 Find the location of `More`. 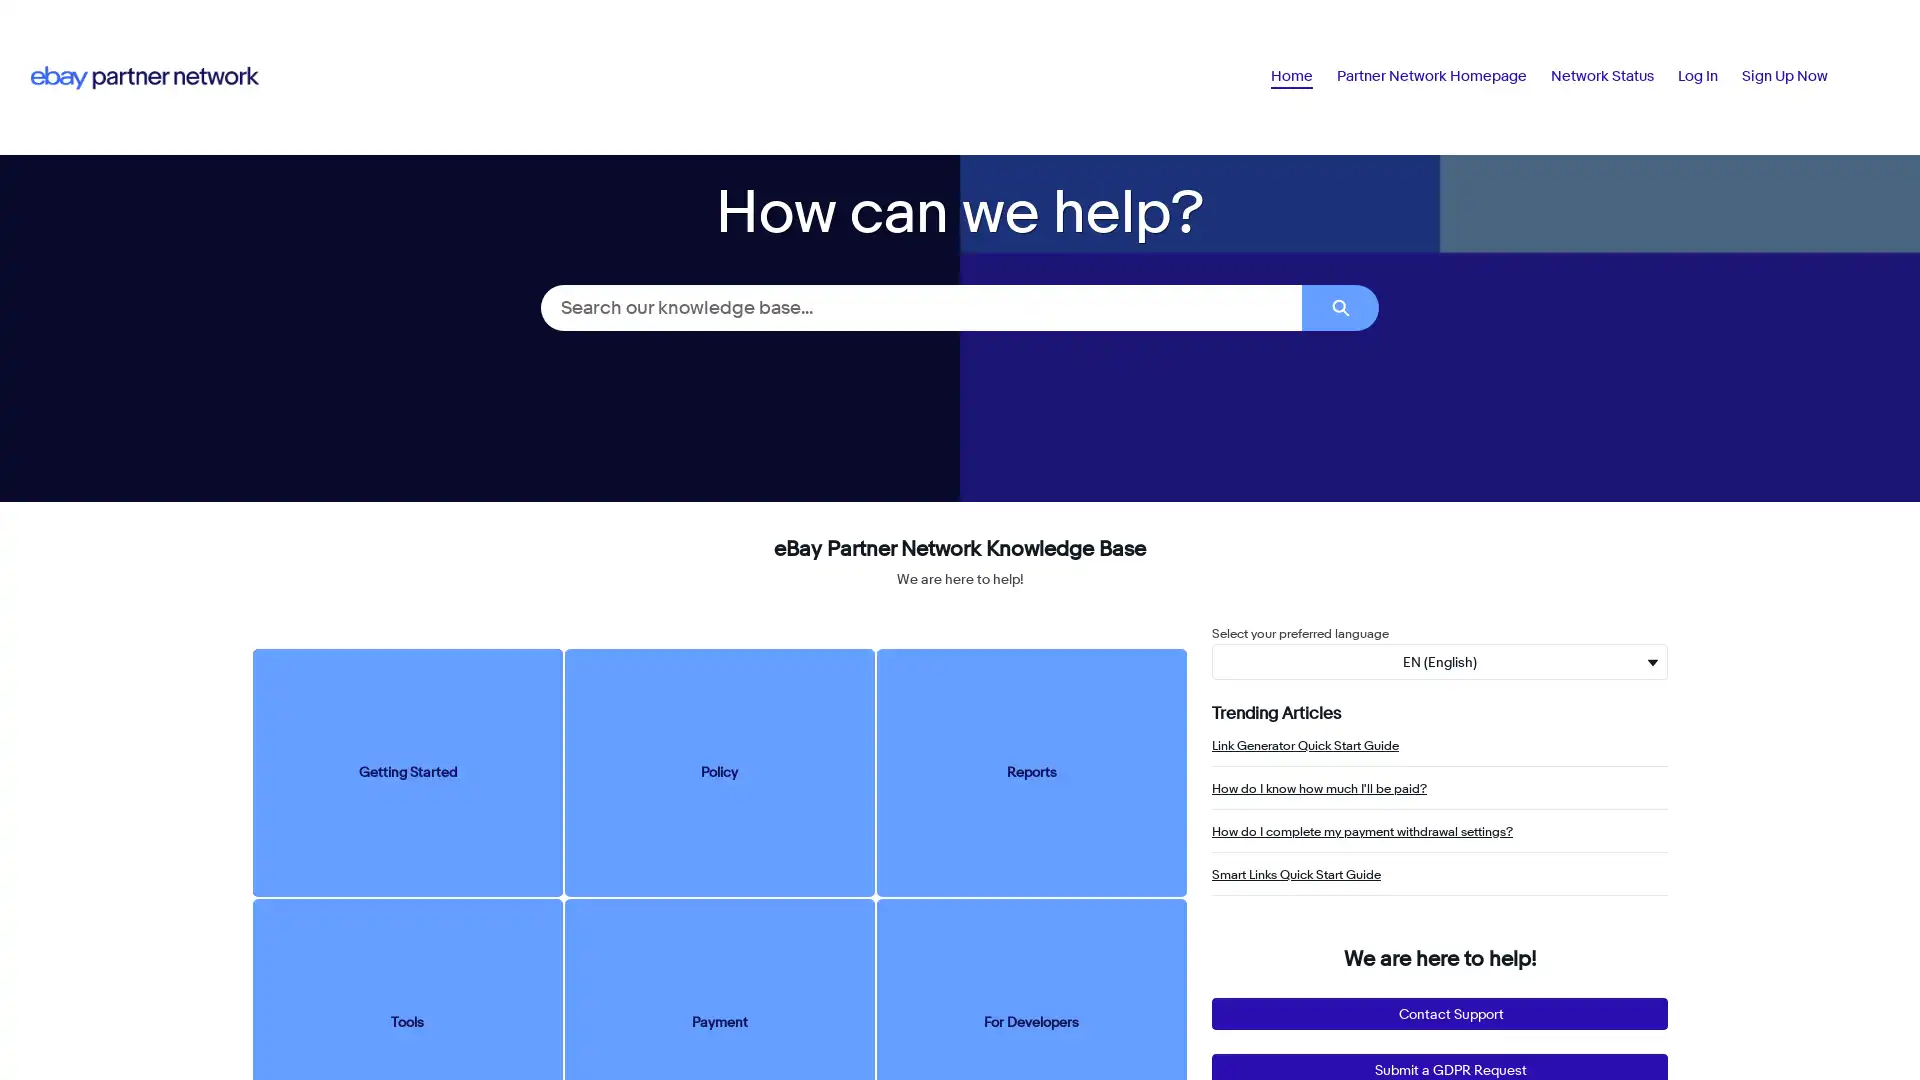

More is located at coordinates (1803, 75).